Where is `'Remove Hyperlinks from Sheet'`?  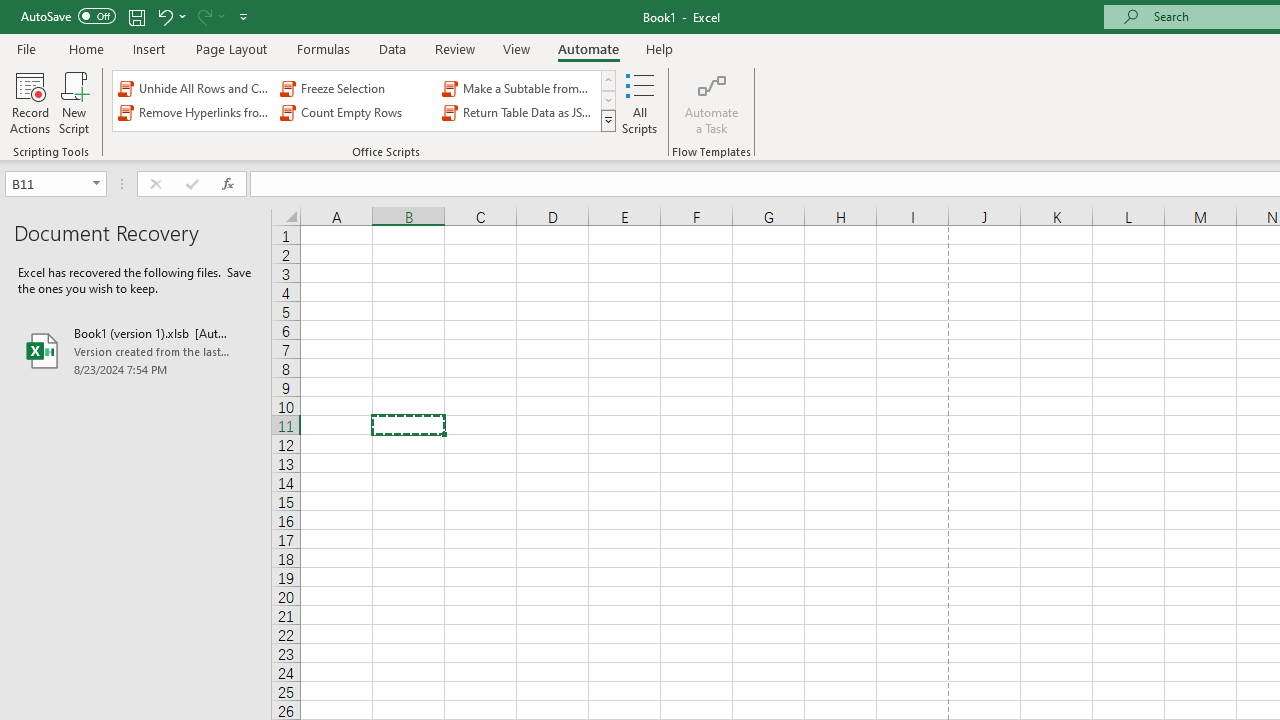 'Remove Hyperlinks from Sheet' is located at coordinates (195, 113).